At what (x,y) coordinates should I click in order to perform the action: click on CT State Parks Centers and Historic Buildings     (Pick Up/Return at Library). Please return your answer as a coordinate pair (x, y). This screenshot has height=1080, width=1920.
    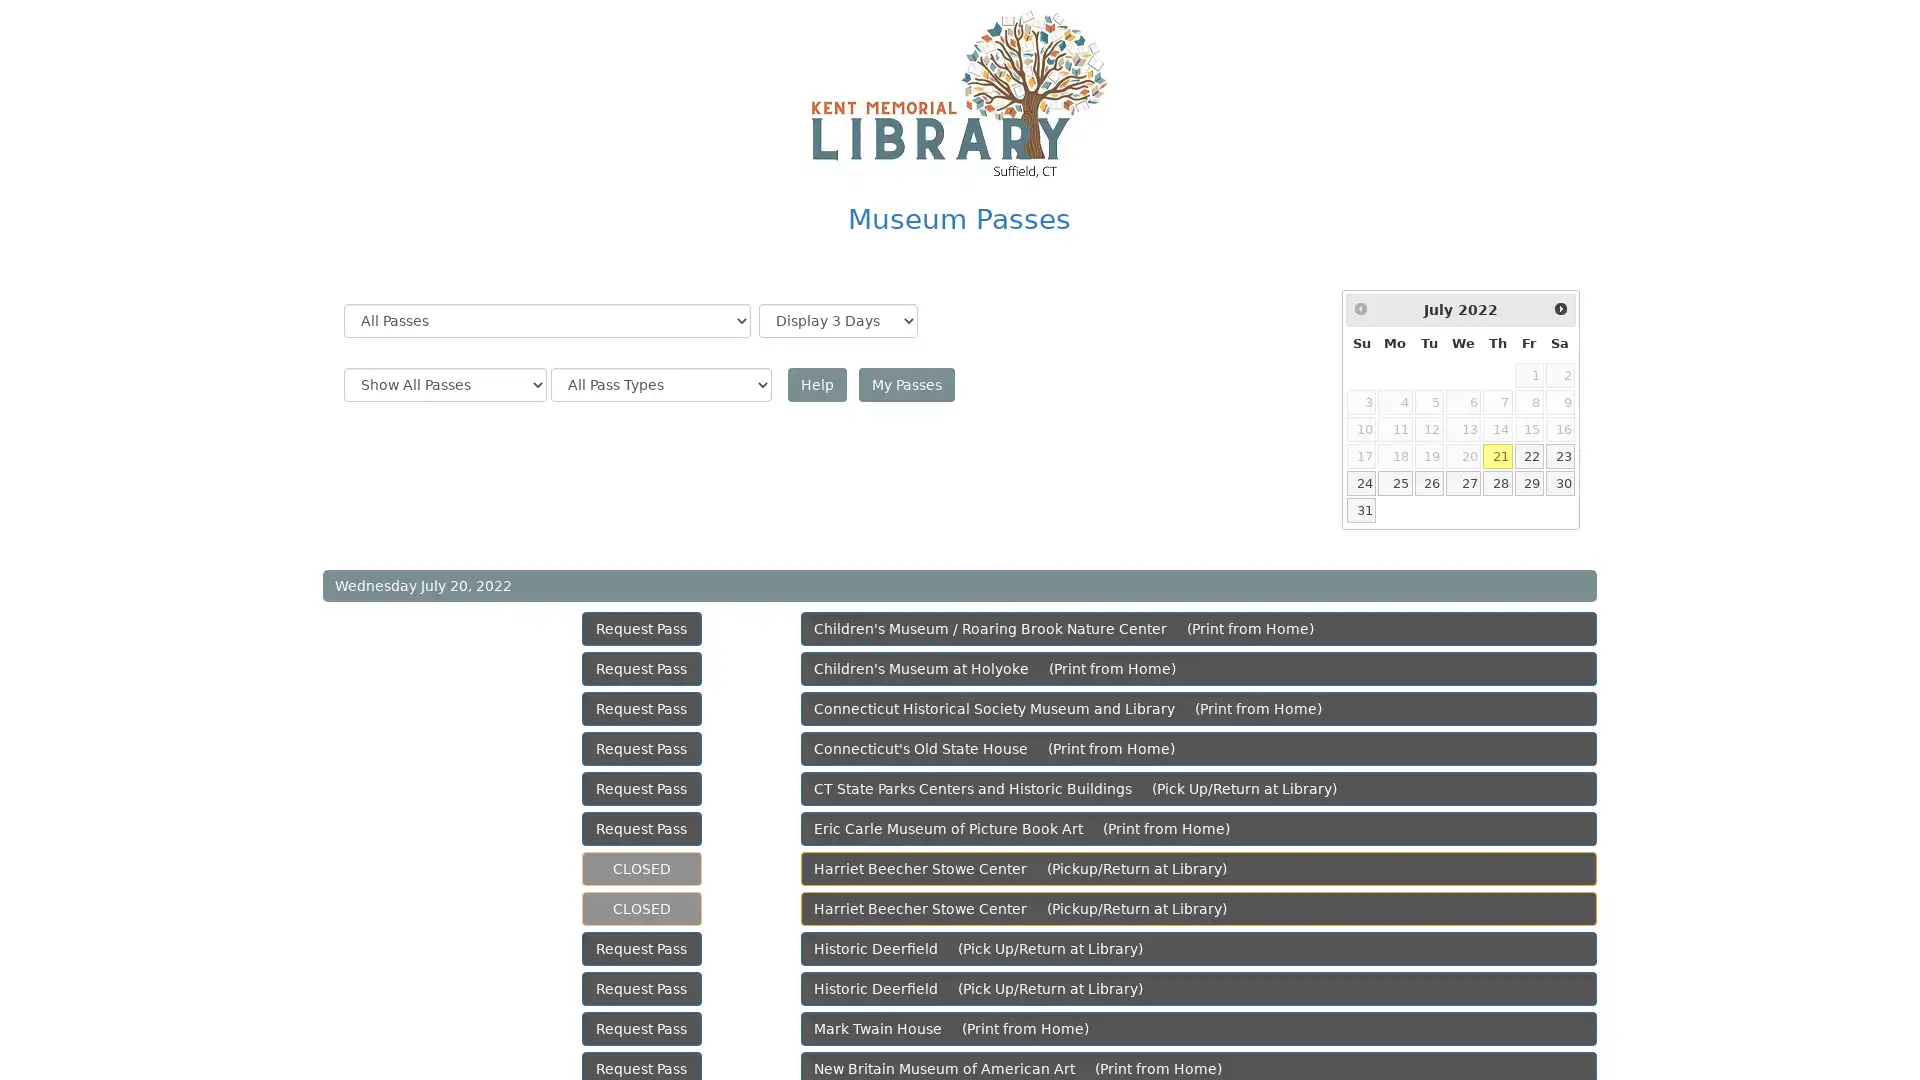
    Looking at the image, I should click on (1198, 788).